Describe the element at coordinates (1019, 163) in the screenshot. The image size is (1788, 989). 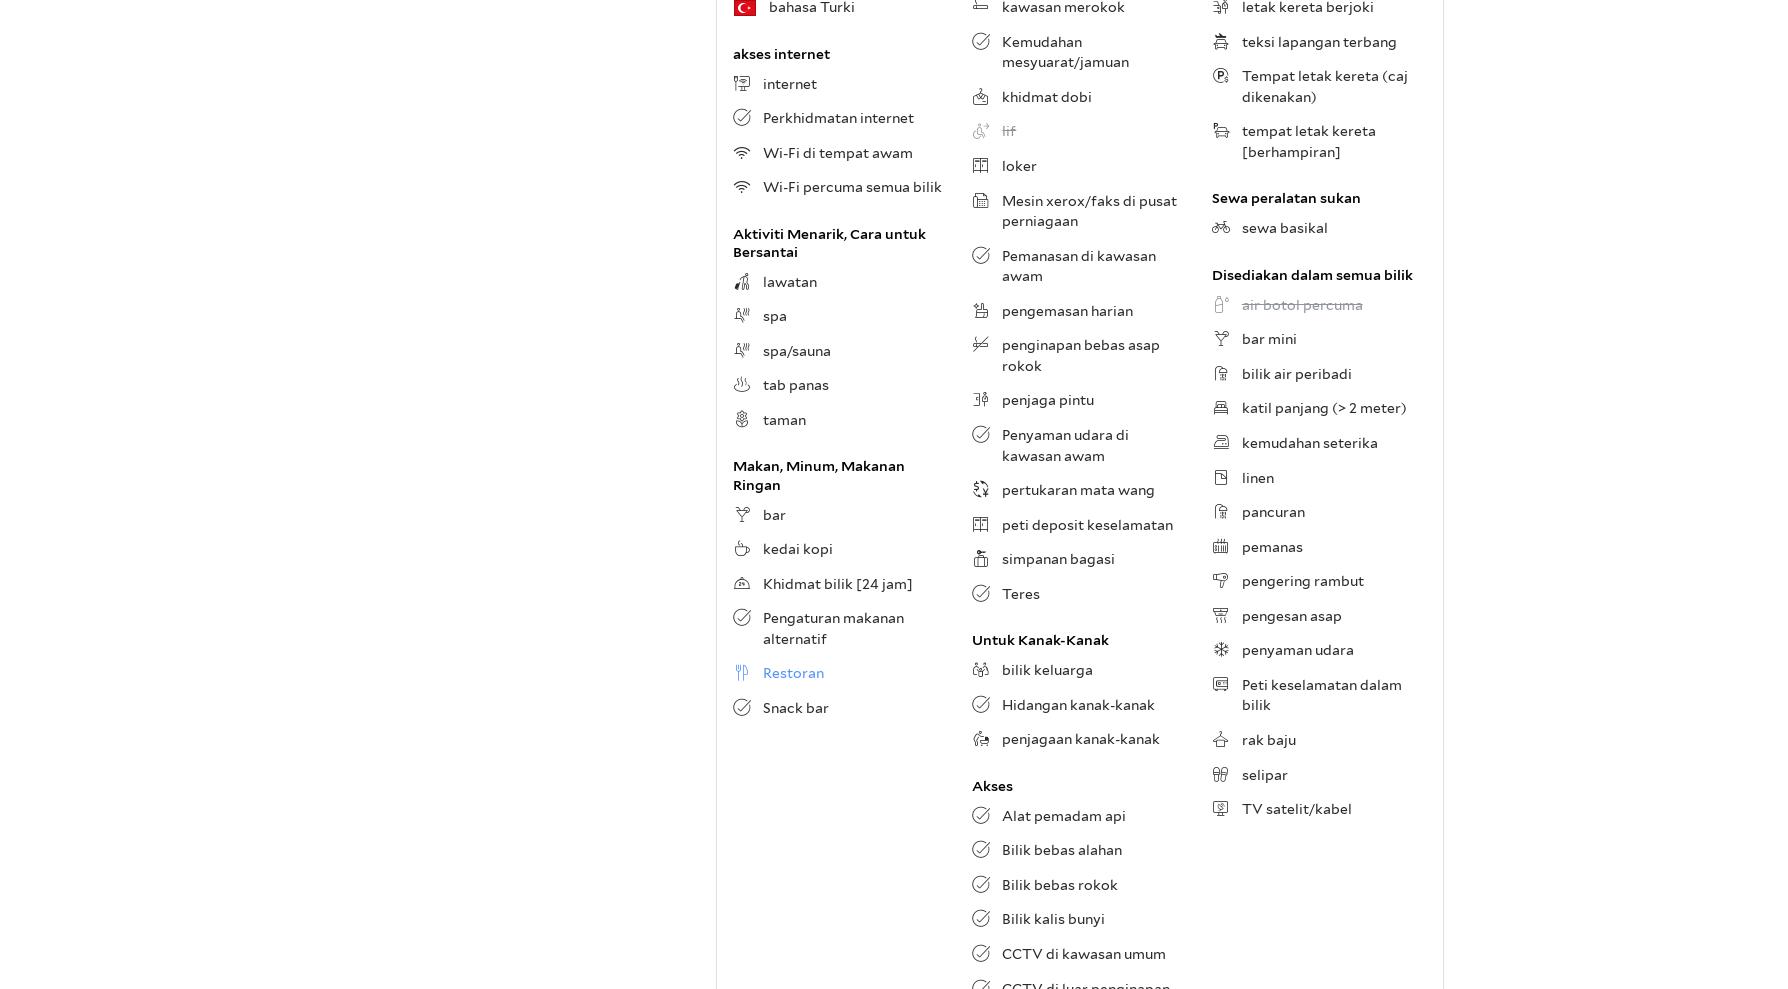
I see `'loker'` at that location.